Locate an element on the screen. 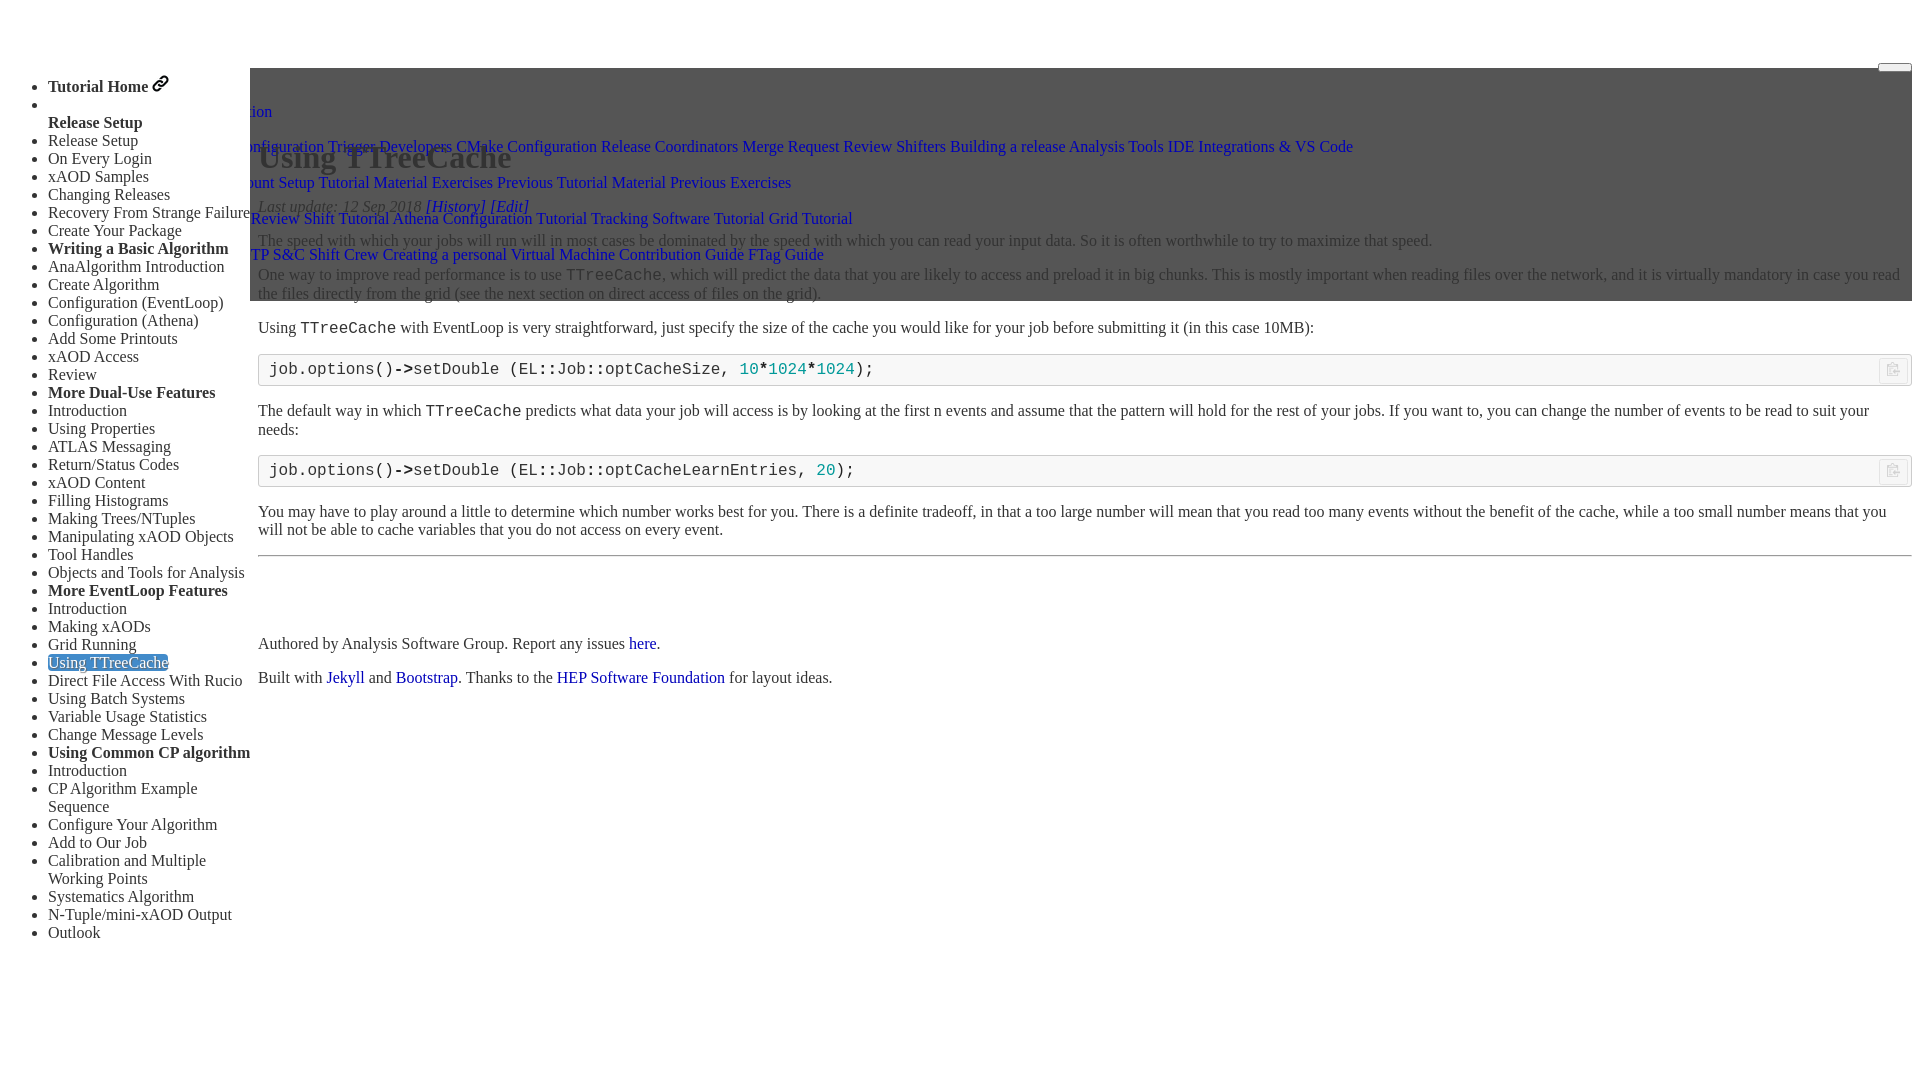 The width and height of the screenshot is (1920, 1080). 'CMake Configuration' is located at coordinates (526, 145).